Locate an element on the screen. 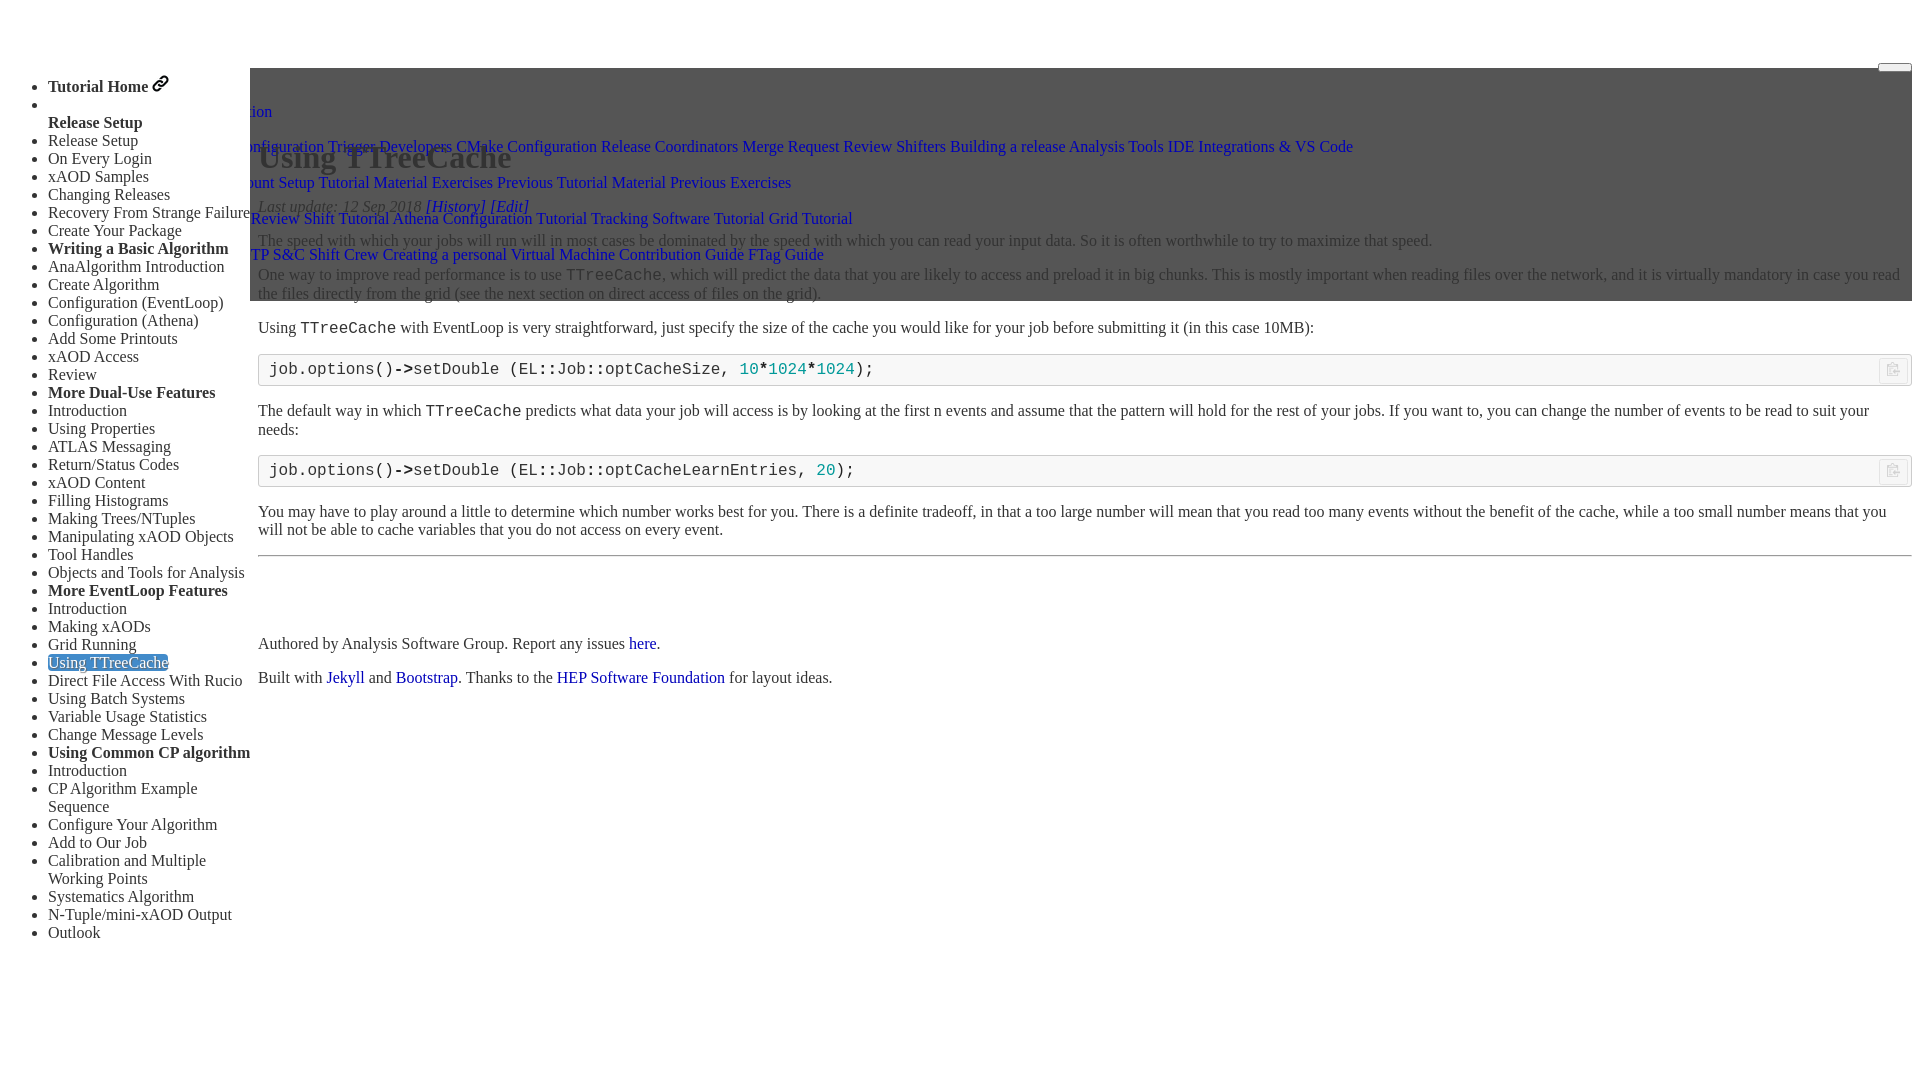 The width and height of the screenshot is (1920, 1080). 'CMake Configuration' is located at coordinates (526, 145).